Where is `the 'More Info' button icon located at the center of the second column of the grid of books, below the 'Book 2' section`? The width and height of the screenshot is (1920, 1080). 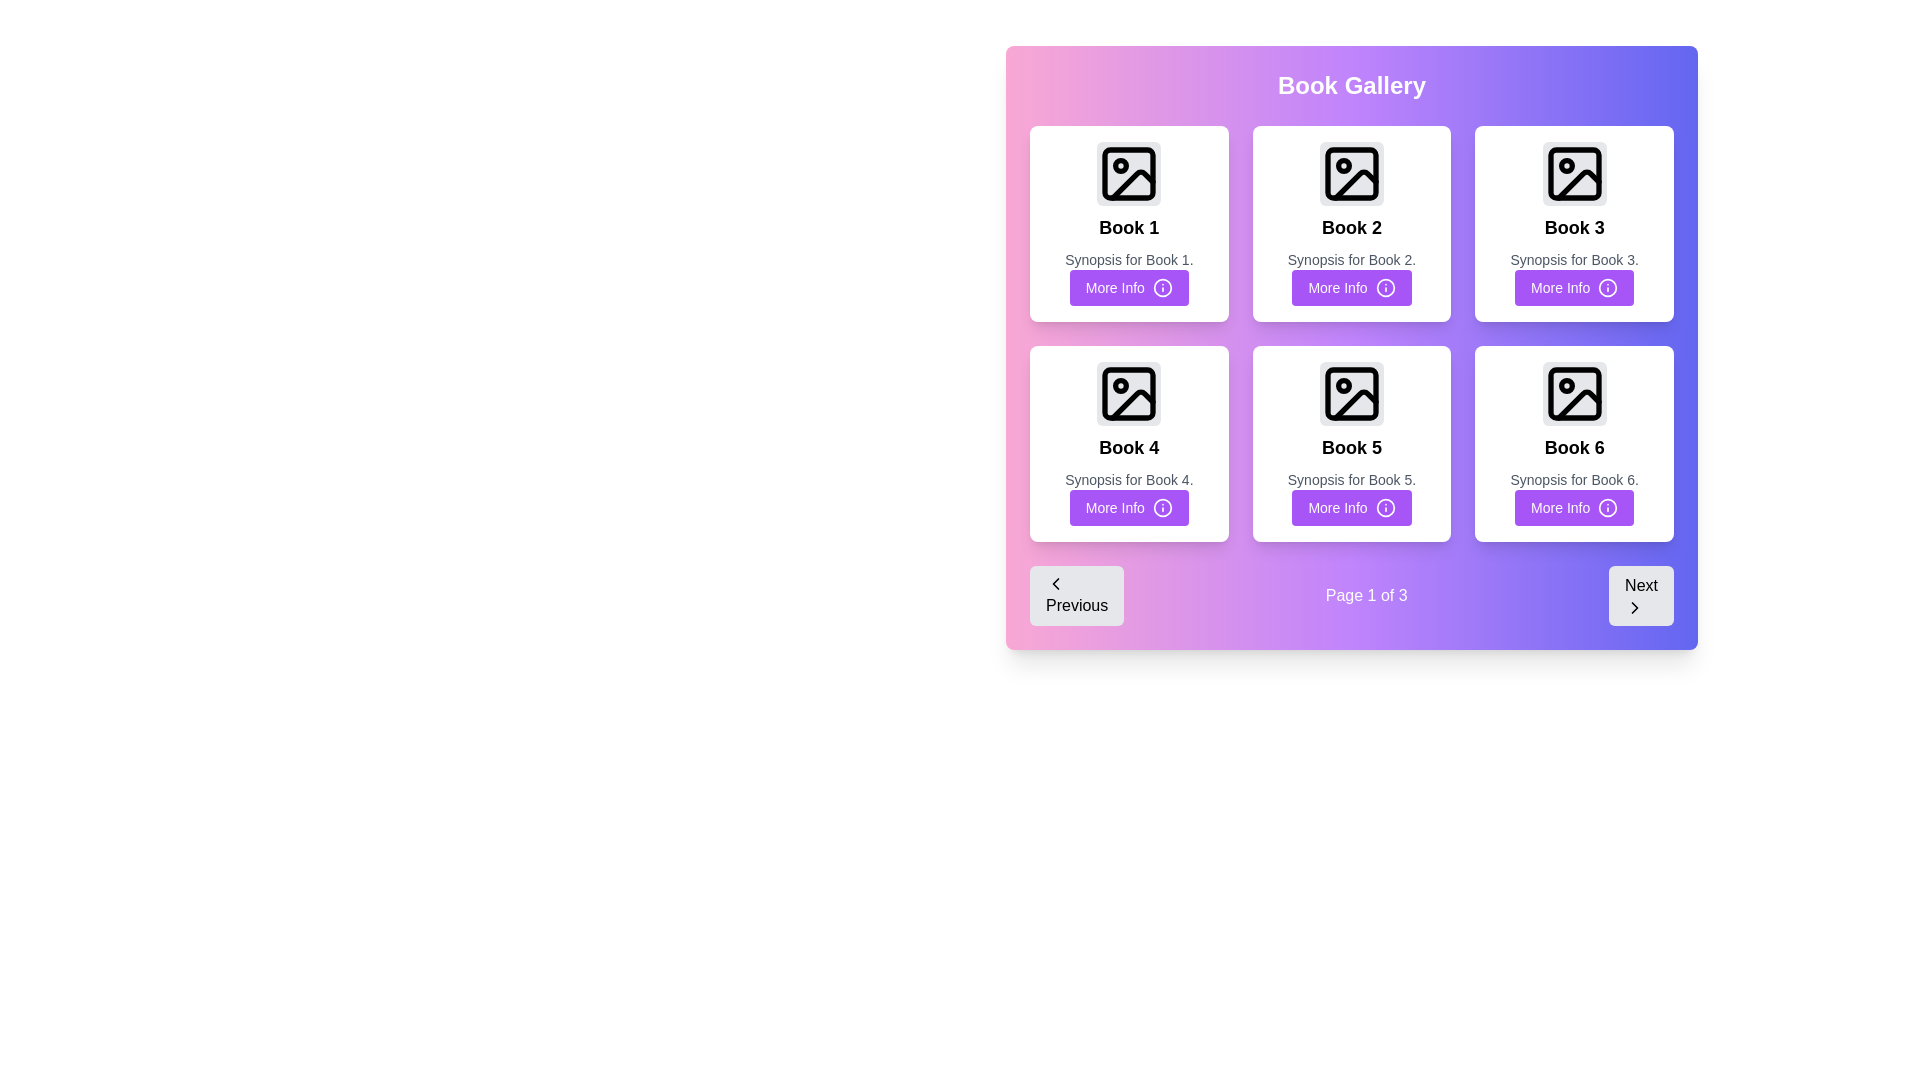 the 'More Info' button icon located at the center of the second column of the grid of books, below the 'Book 2' section is located at coordinates (1384, 288).